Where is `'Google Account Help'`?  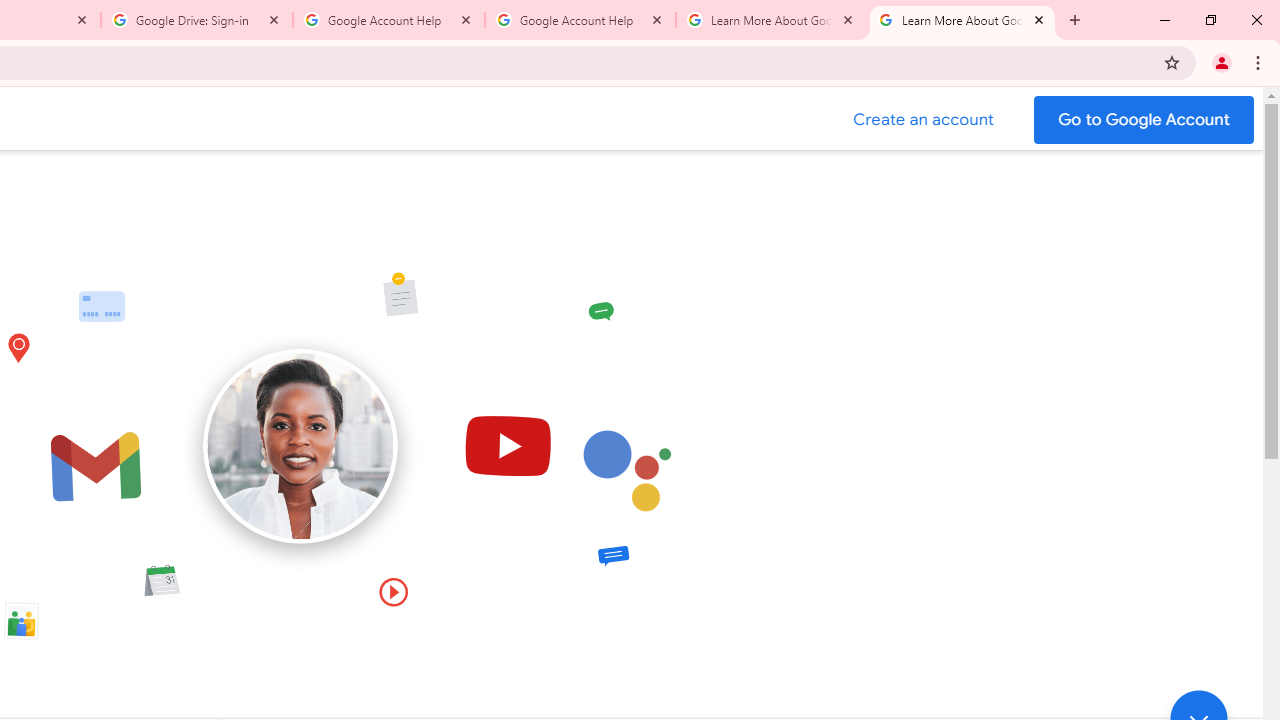 'Google Account Help' is located at coordinates (389, 20).